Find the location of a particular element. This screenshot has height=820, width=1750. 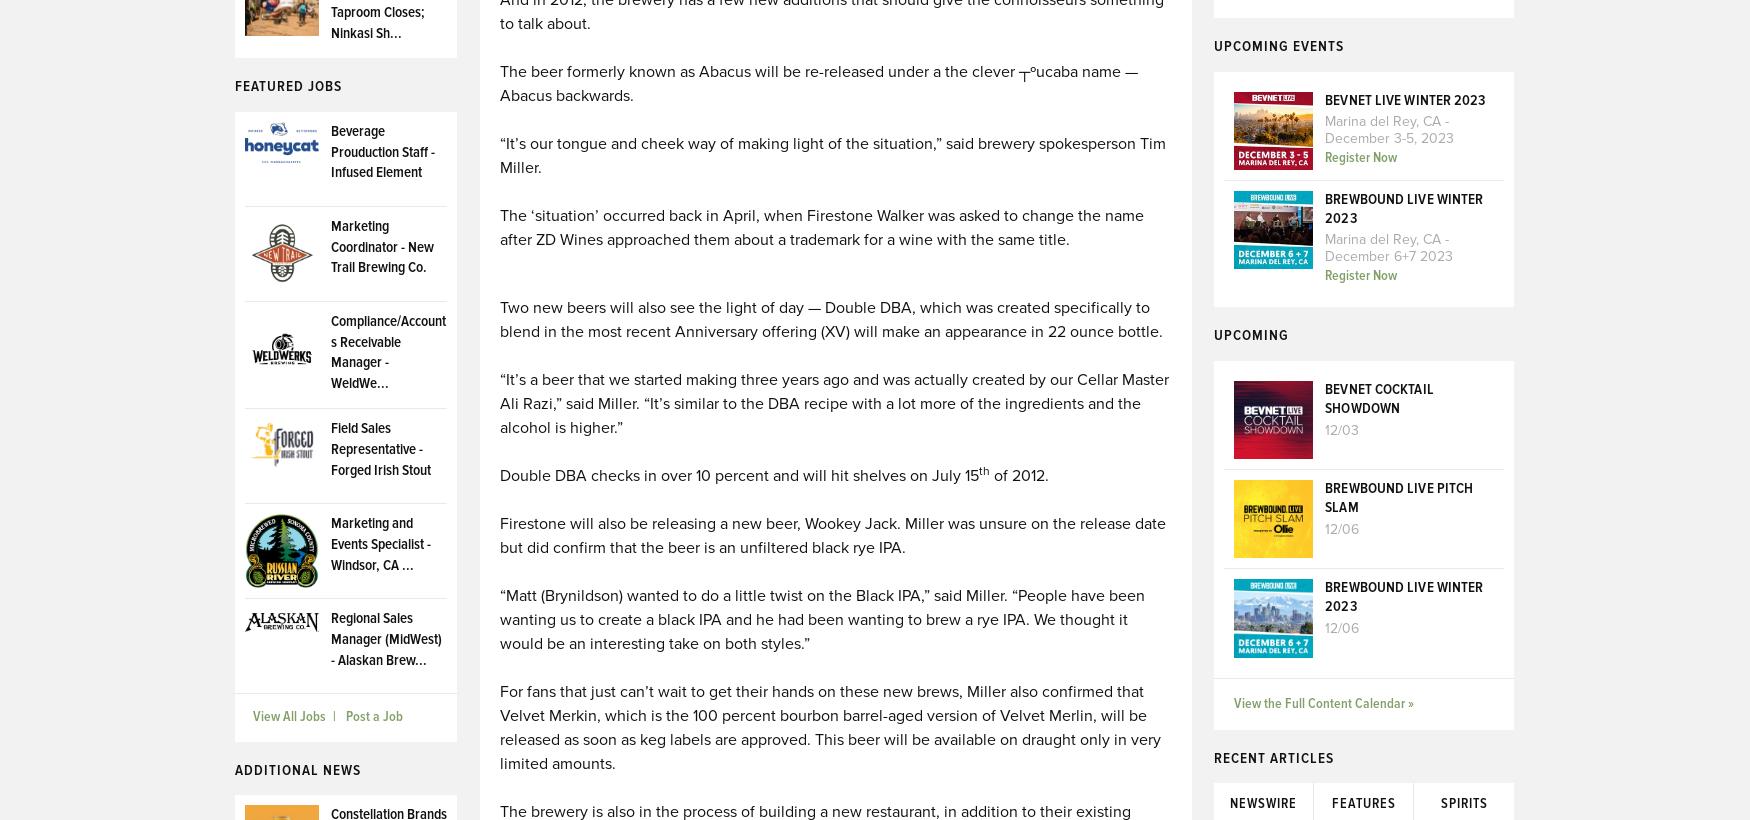

'View All Jobs' is located at coordinates (287, 717).